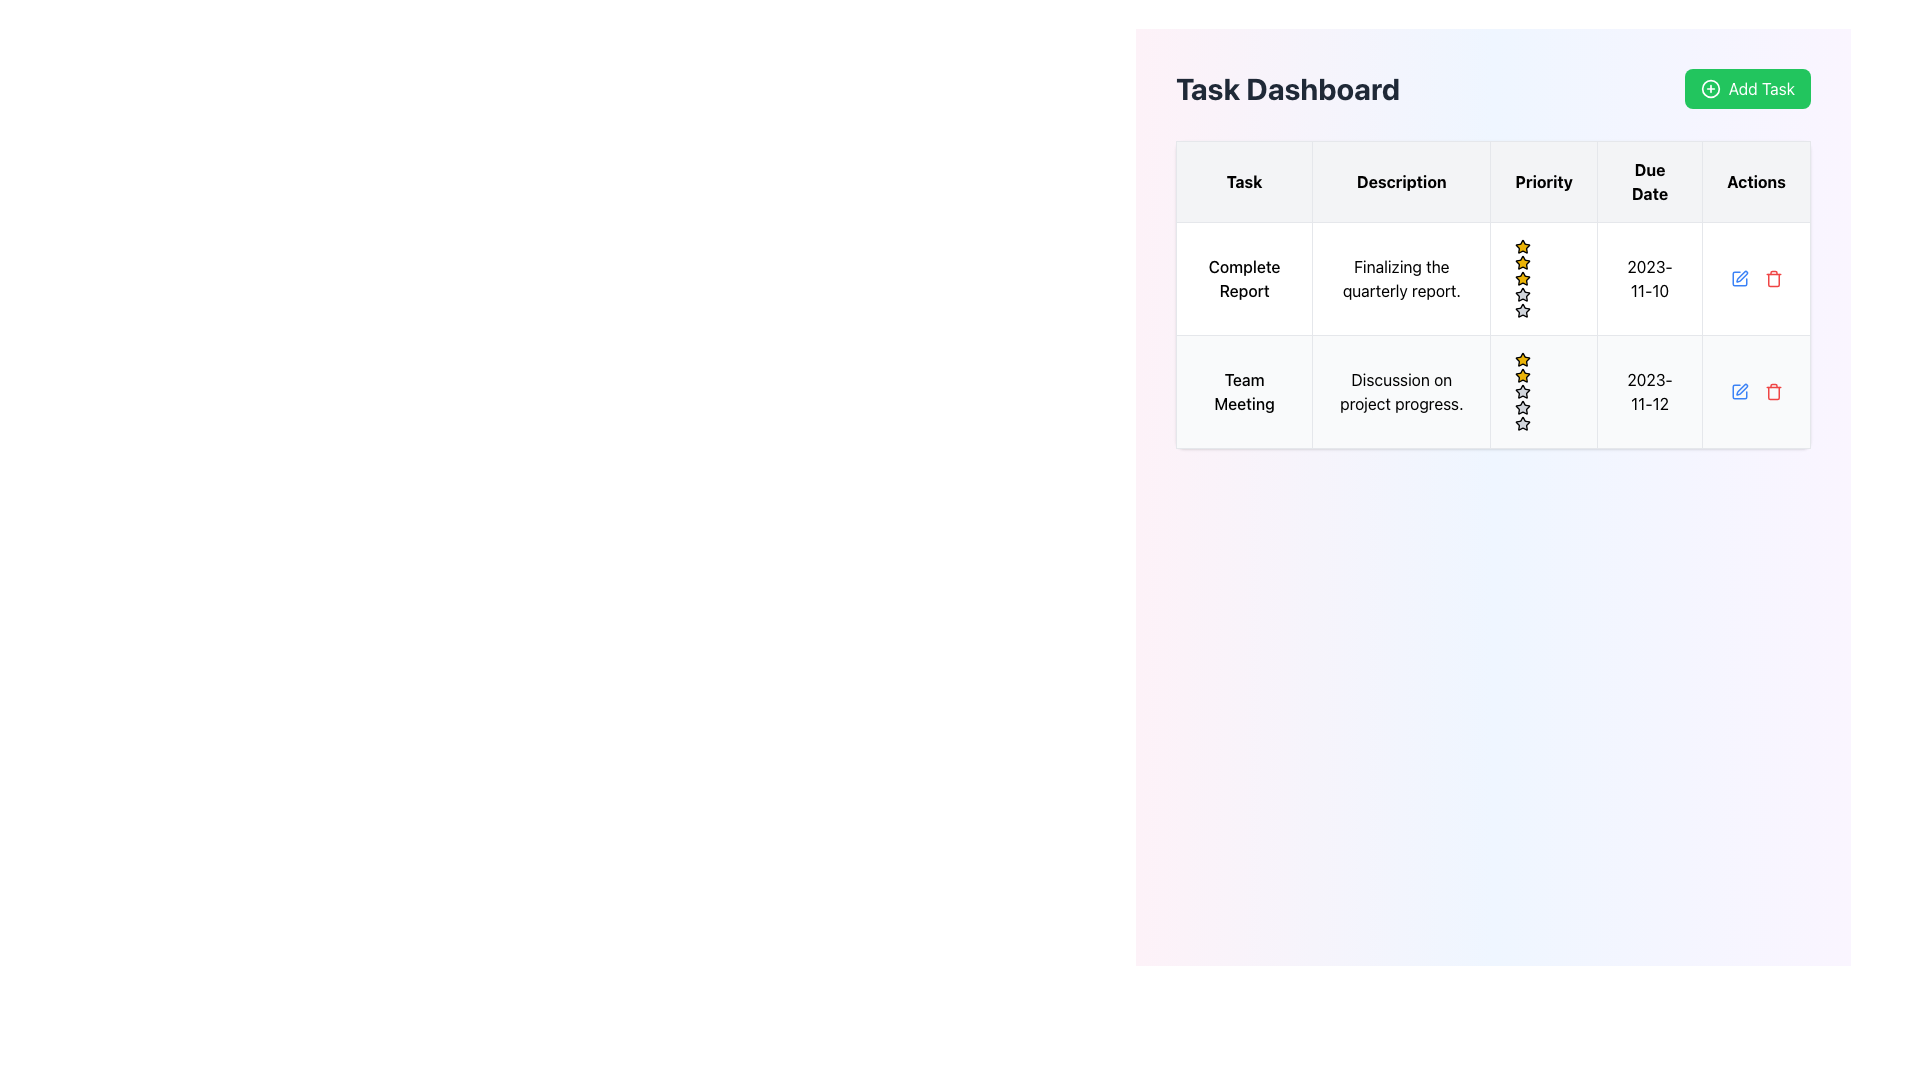 The image size is (1920, 1080). Describe the element at coordinates (1755, 278) in the screenshot. I see `the action control group containing the blue pen icon and the red trash can icon for the 'Complete Report' task using keyboard navigation for accessibility` at that location.